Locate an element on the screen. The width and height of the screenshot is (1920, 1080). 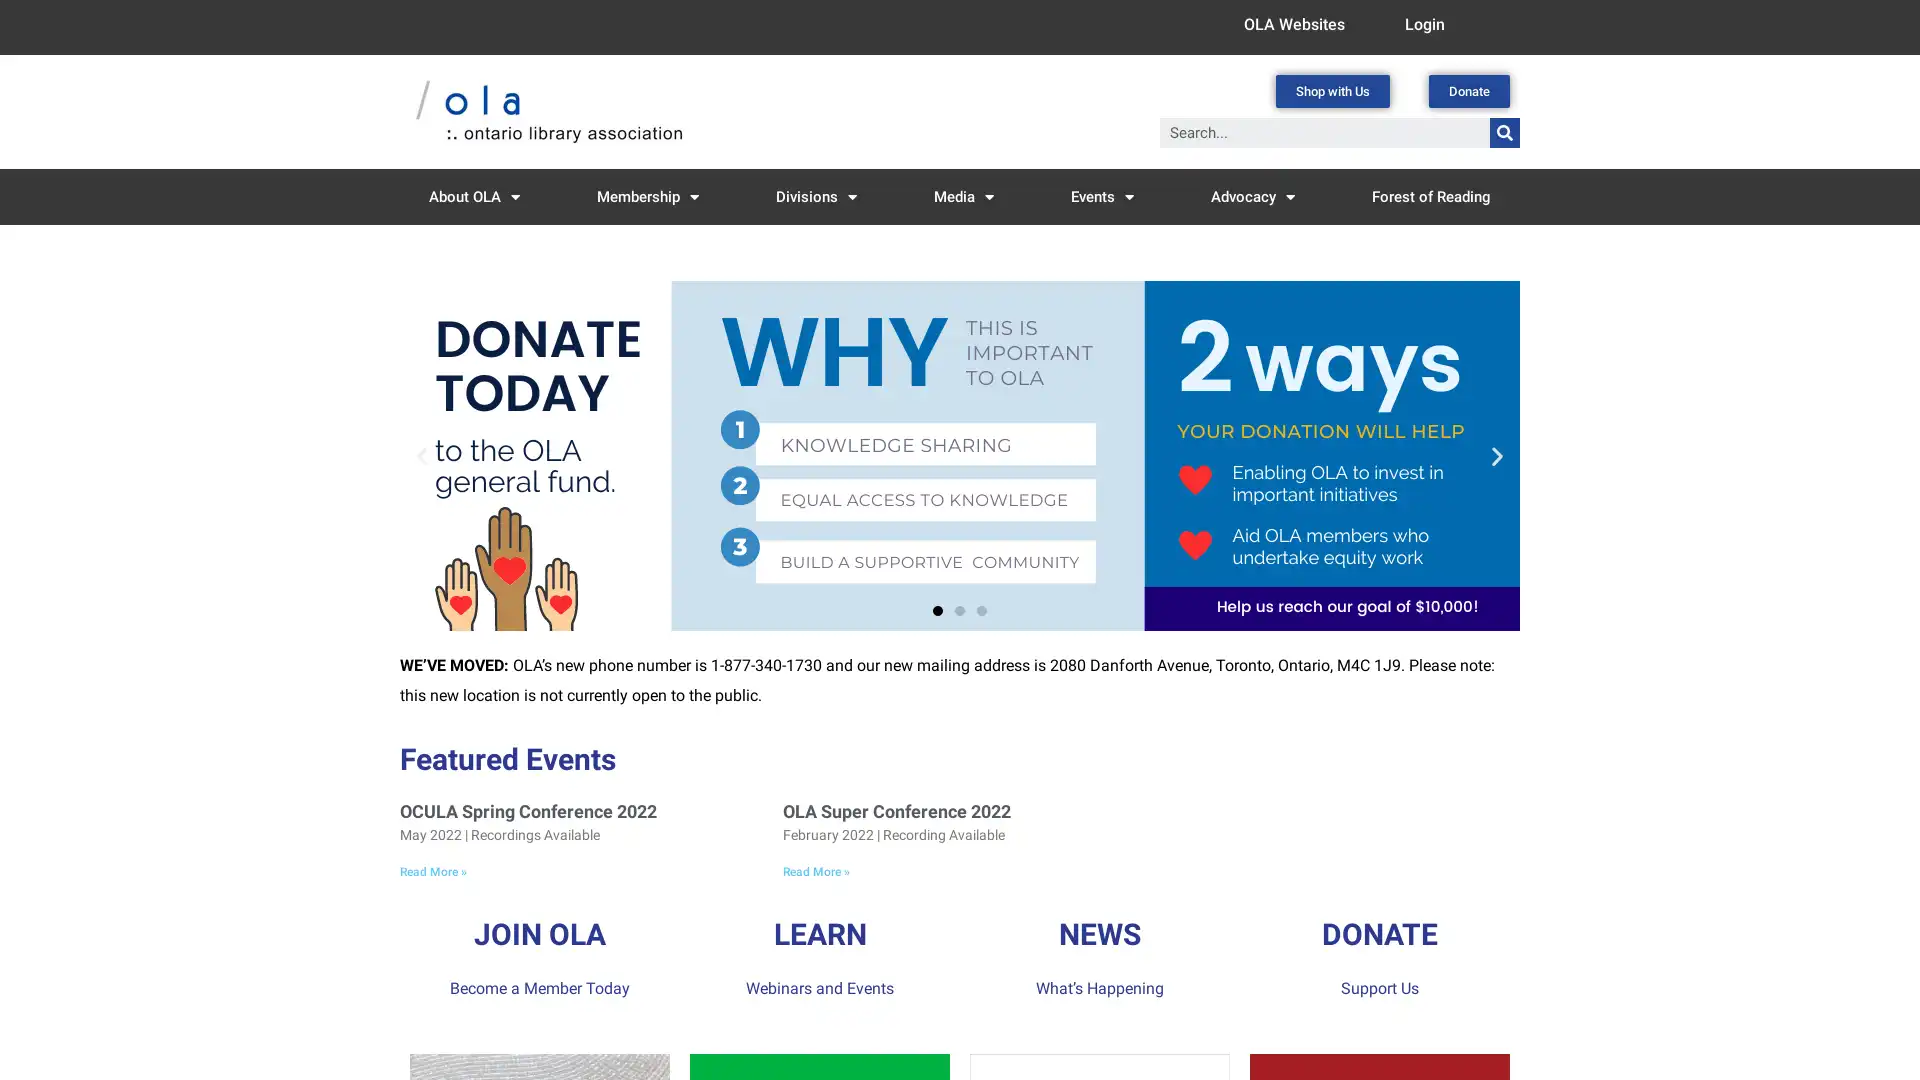
Go to slide 1 is located at coordinates (936, 609).